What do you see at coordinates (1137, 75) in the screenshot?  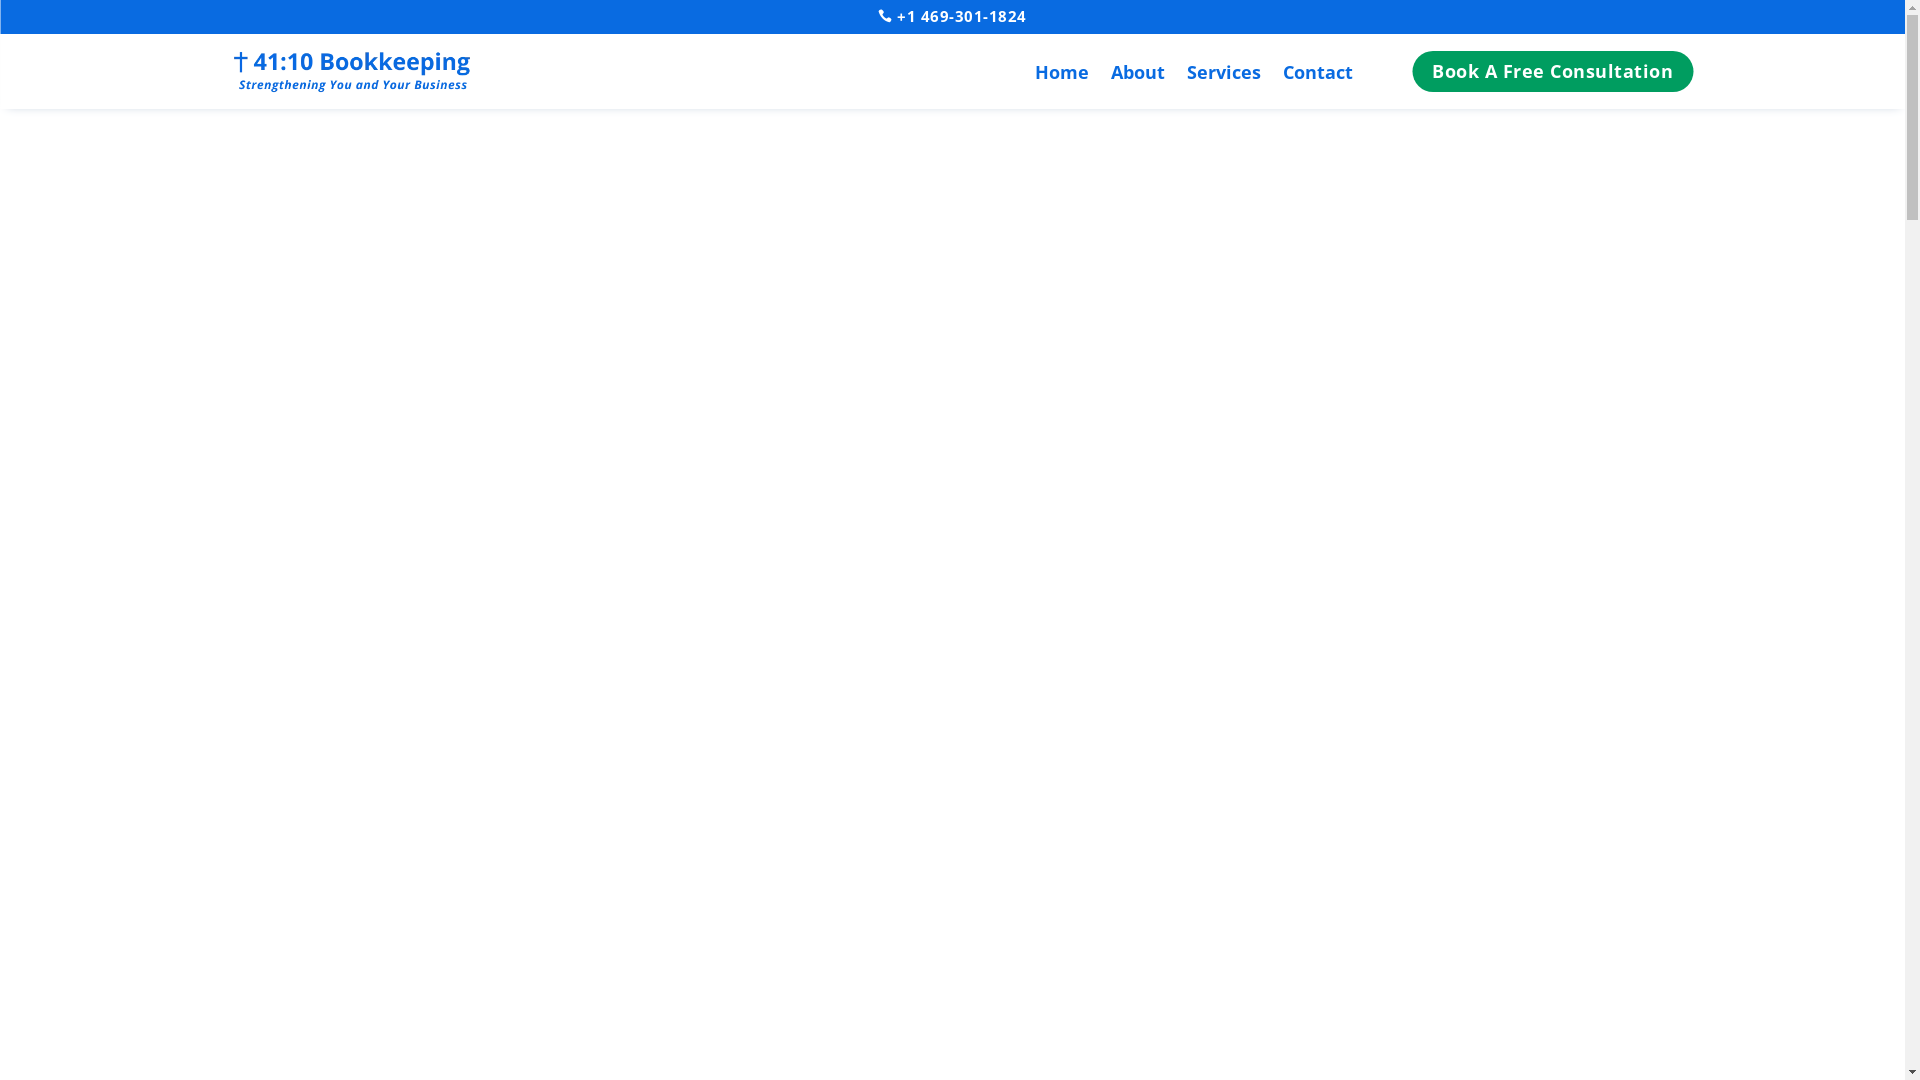 I see `'About'` at bounding box center [1137, 75].